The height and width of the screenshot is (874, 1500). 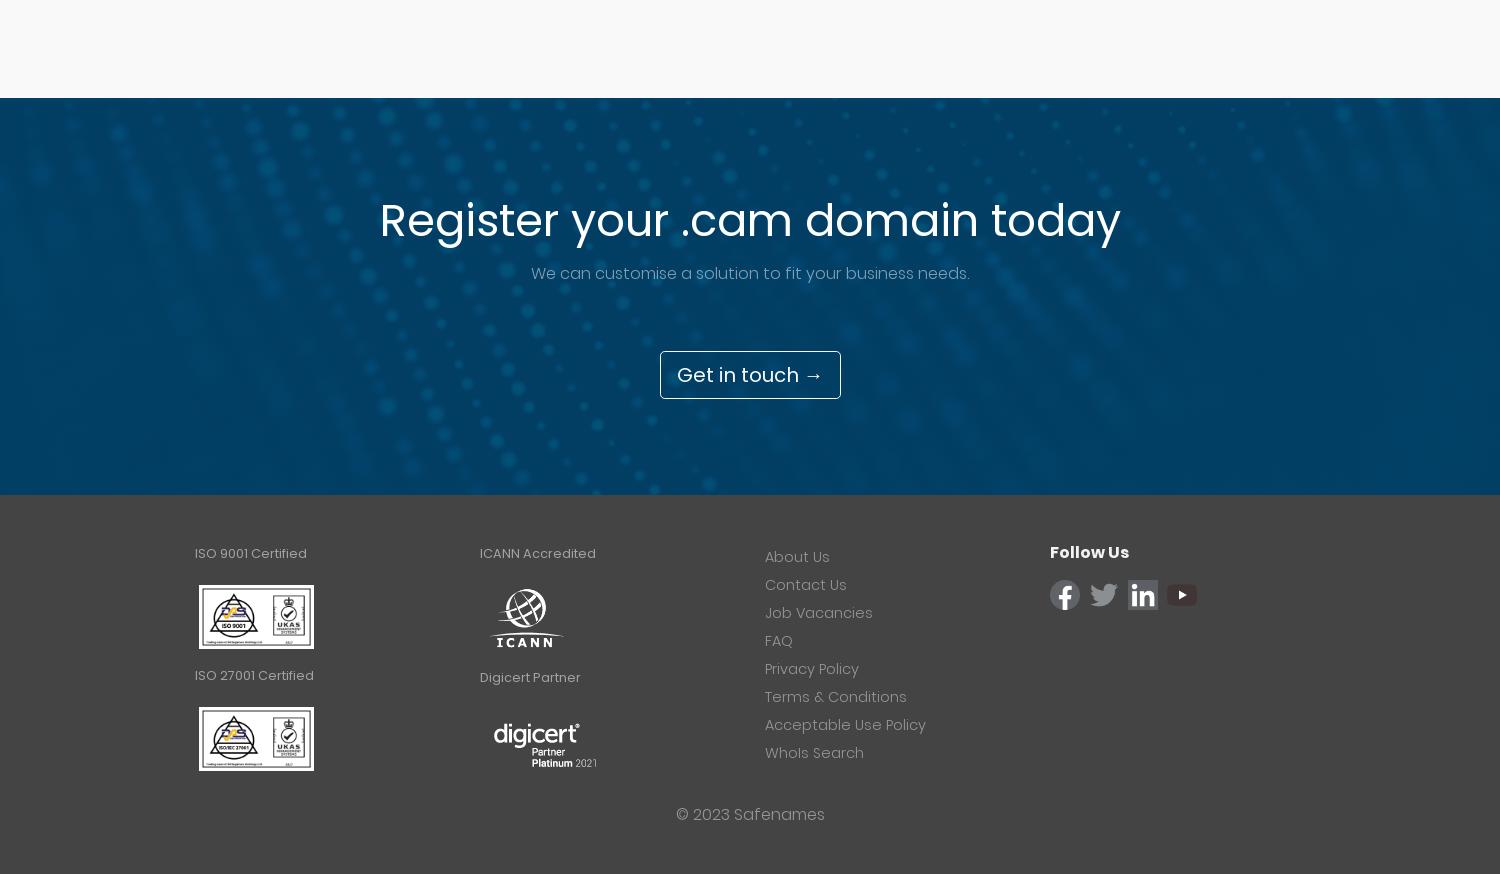 What do you see at coordinates (538, 553) in the screenshot?
I see `'ICANN Accredited'` at bounding box center [538, 553].